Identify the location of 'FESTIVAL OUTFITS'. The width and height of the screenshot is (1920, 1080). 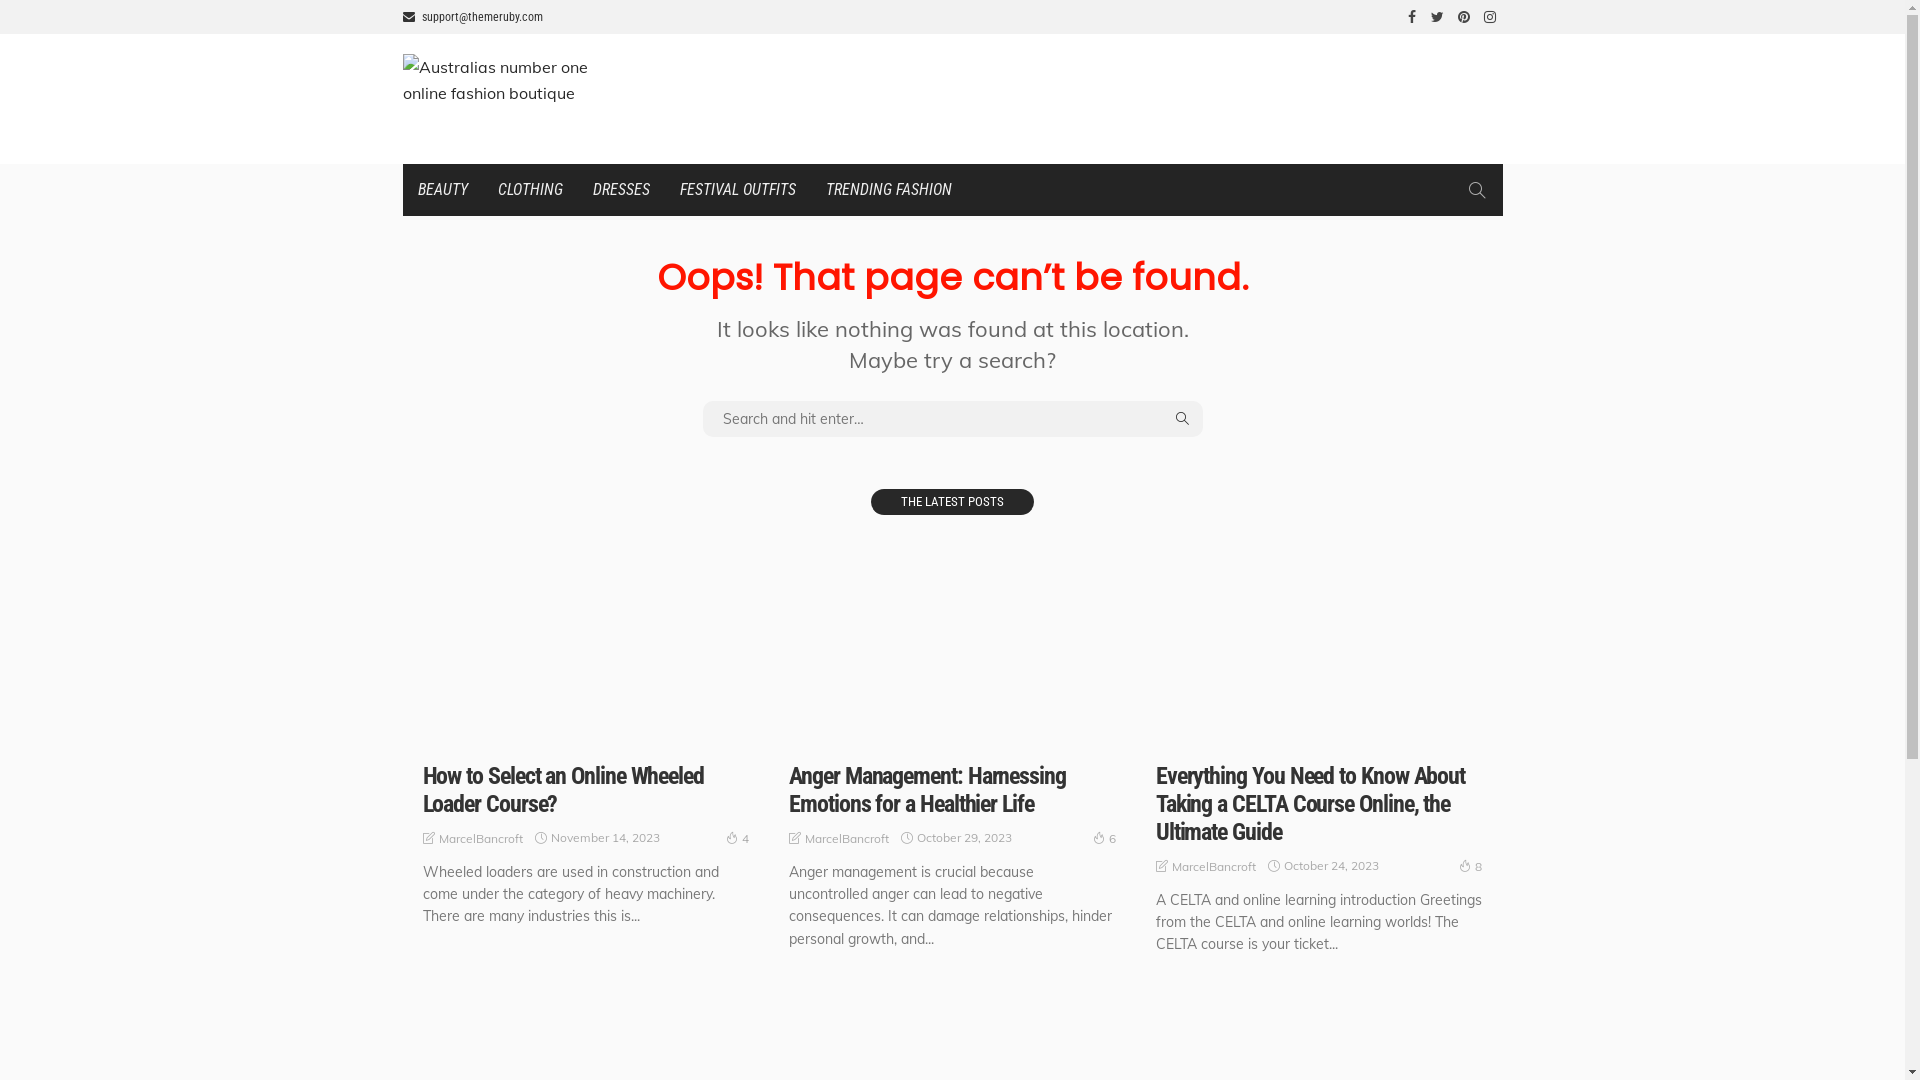
(736, 189).